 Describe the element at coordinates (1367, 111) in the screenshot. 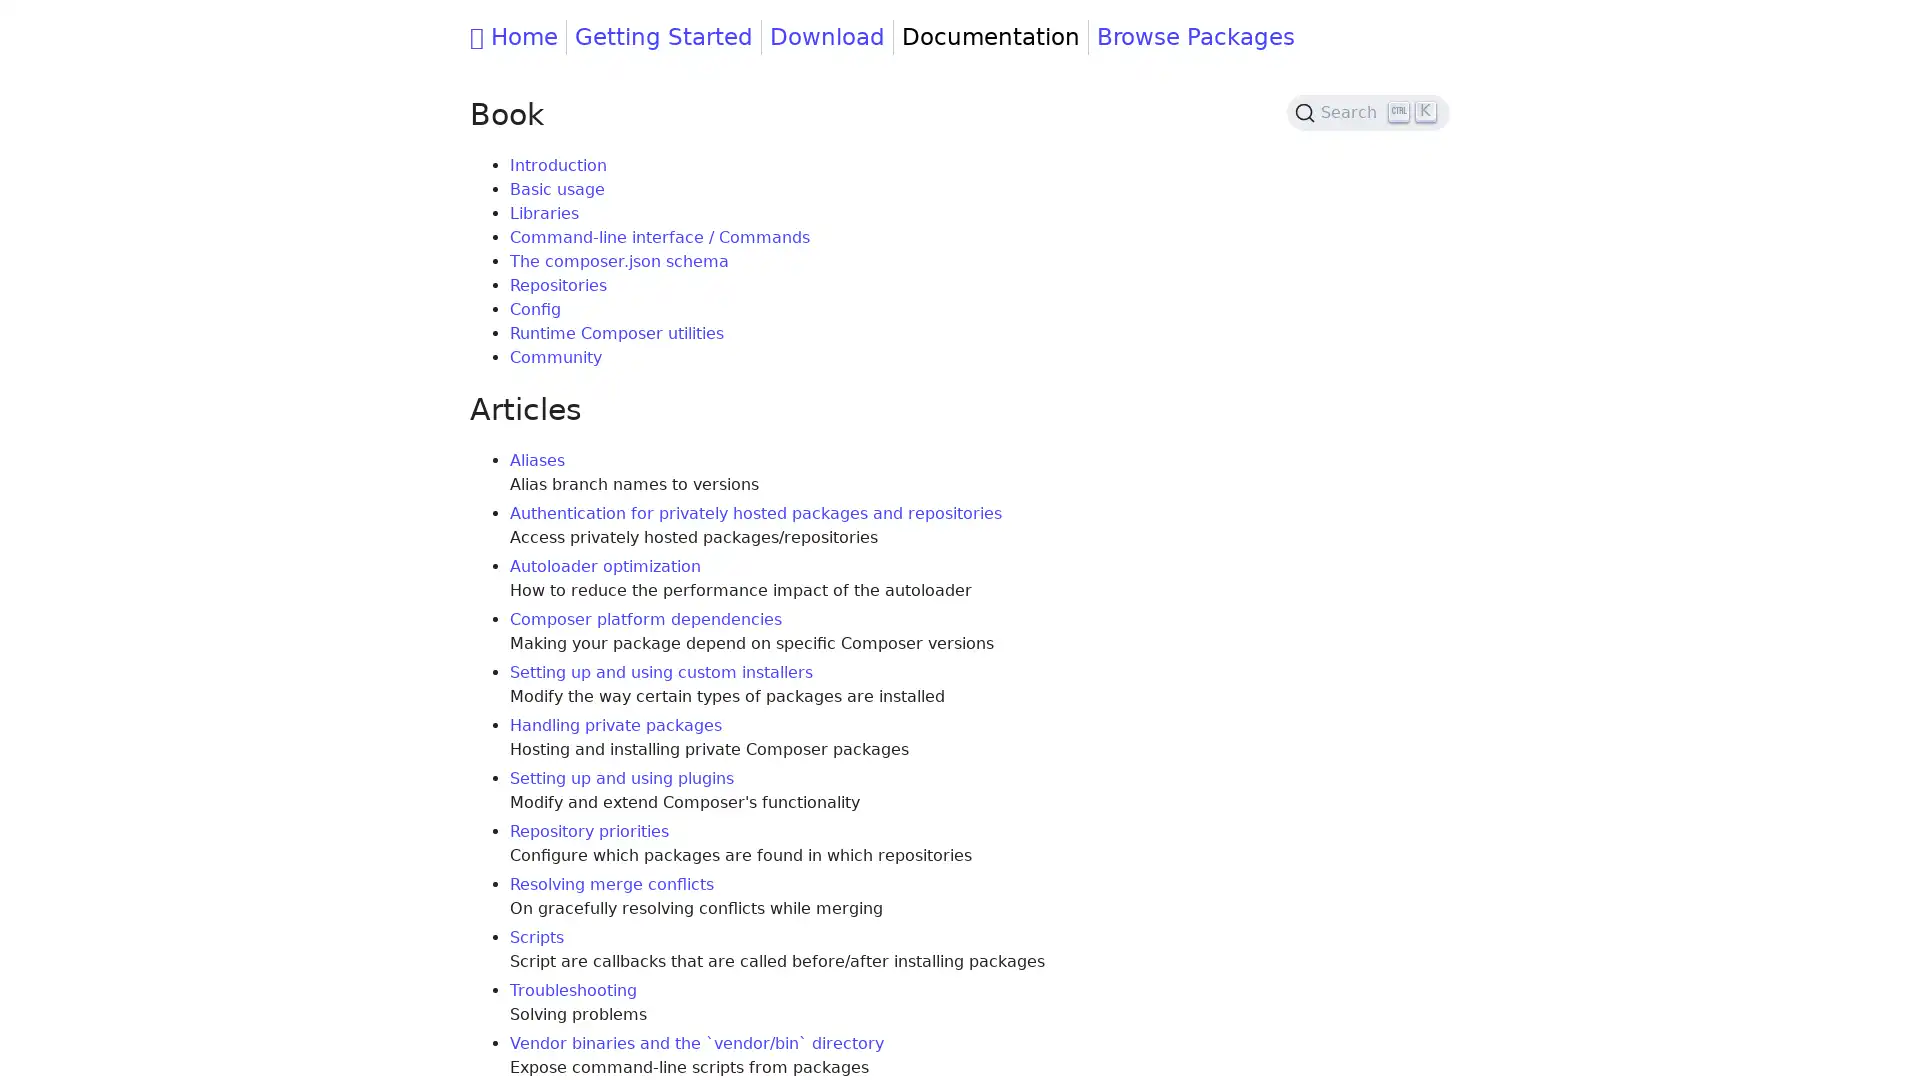

I see `Search` at that location.